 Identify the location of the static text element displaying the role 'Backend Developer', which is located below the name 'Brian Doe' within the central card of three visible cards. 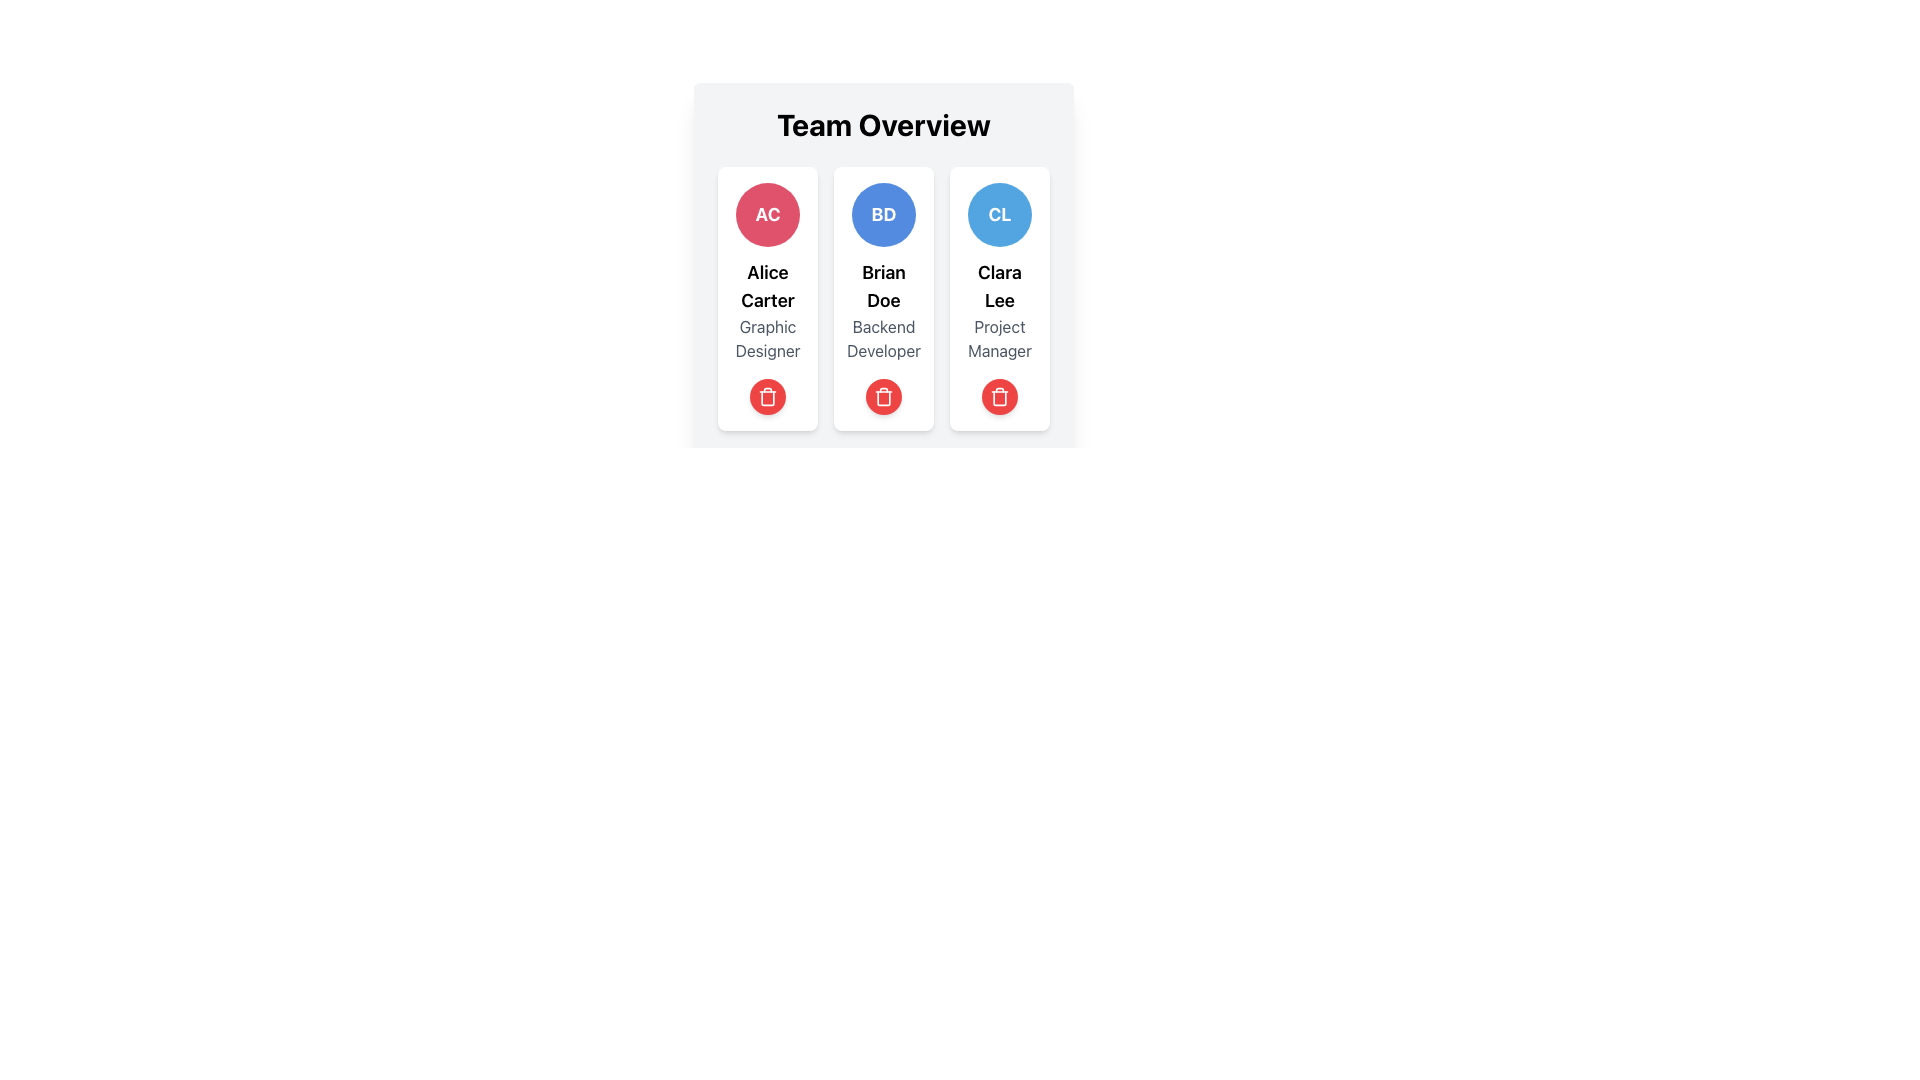
(882, 338).